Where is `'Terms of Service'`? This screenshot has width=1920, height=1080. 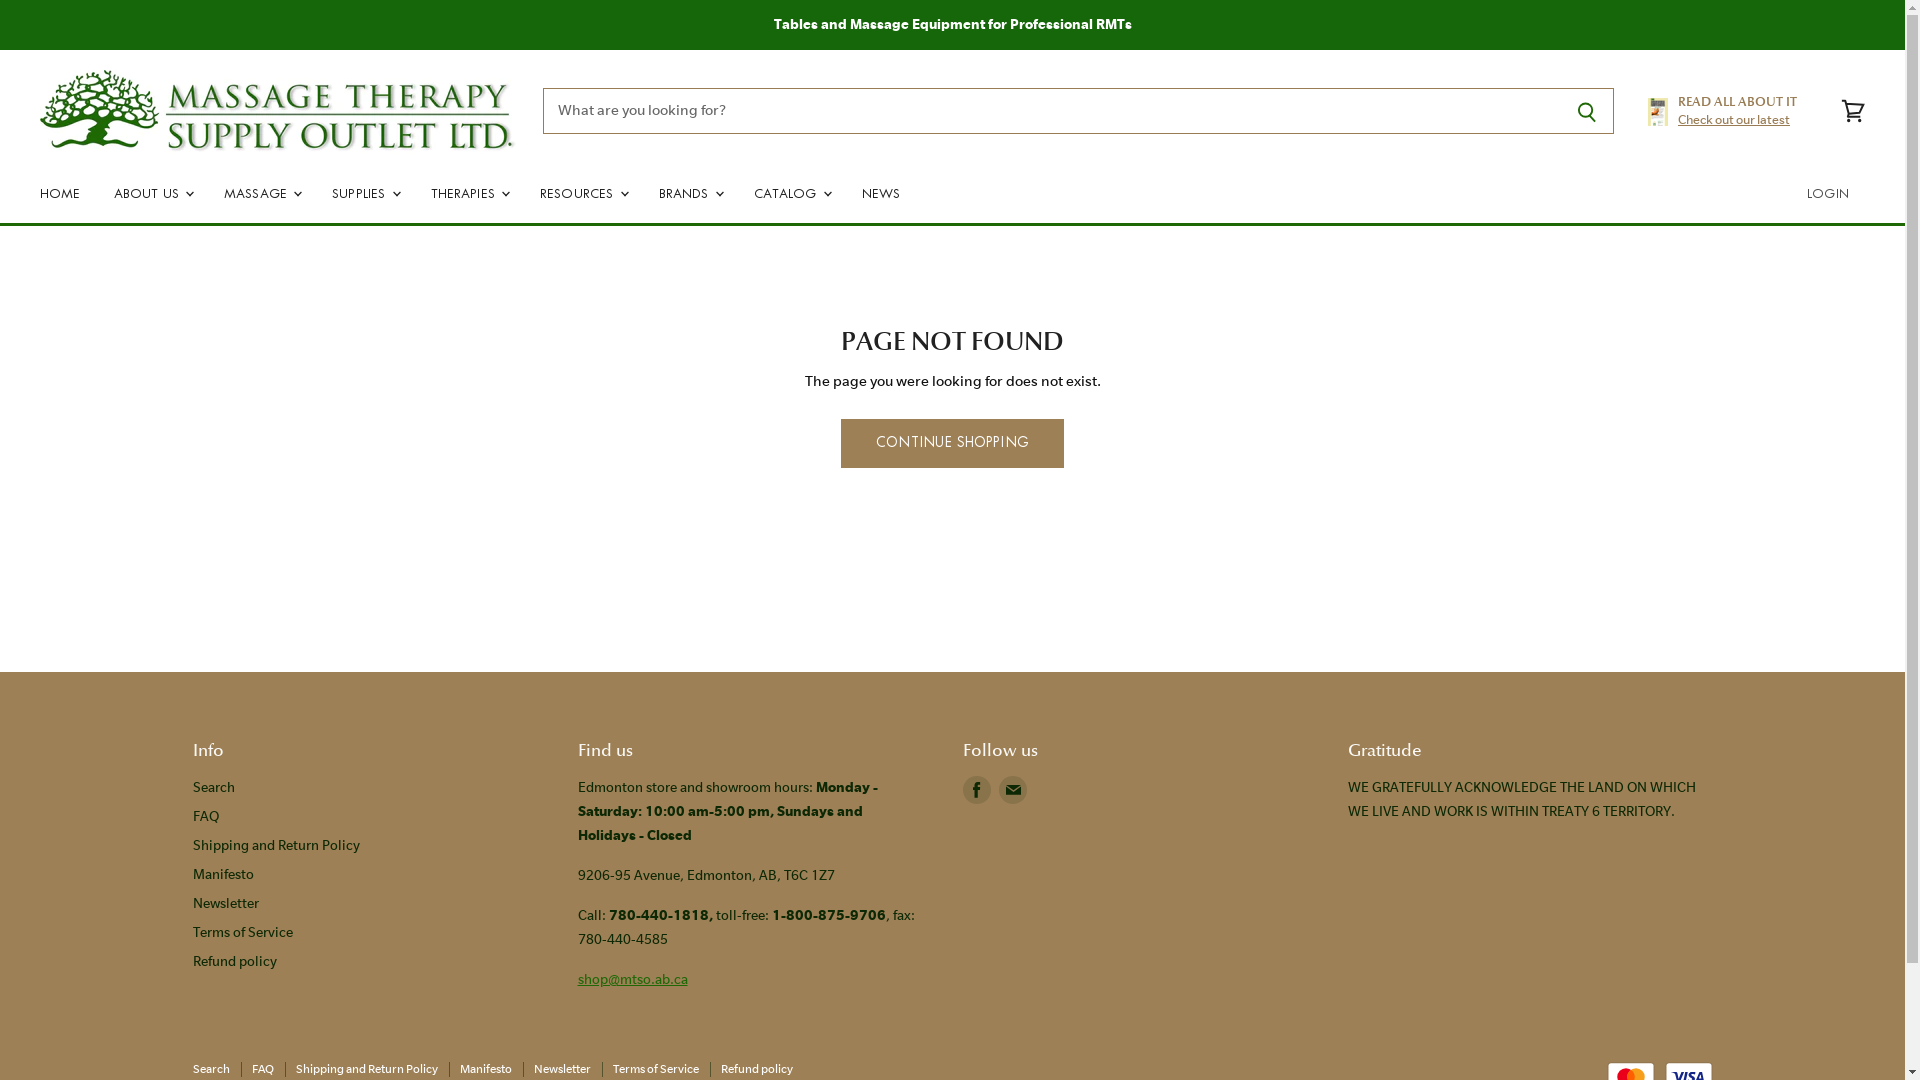
'Terms of Service' is located at coordinates (192, 932).